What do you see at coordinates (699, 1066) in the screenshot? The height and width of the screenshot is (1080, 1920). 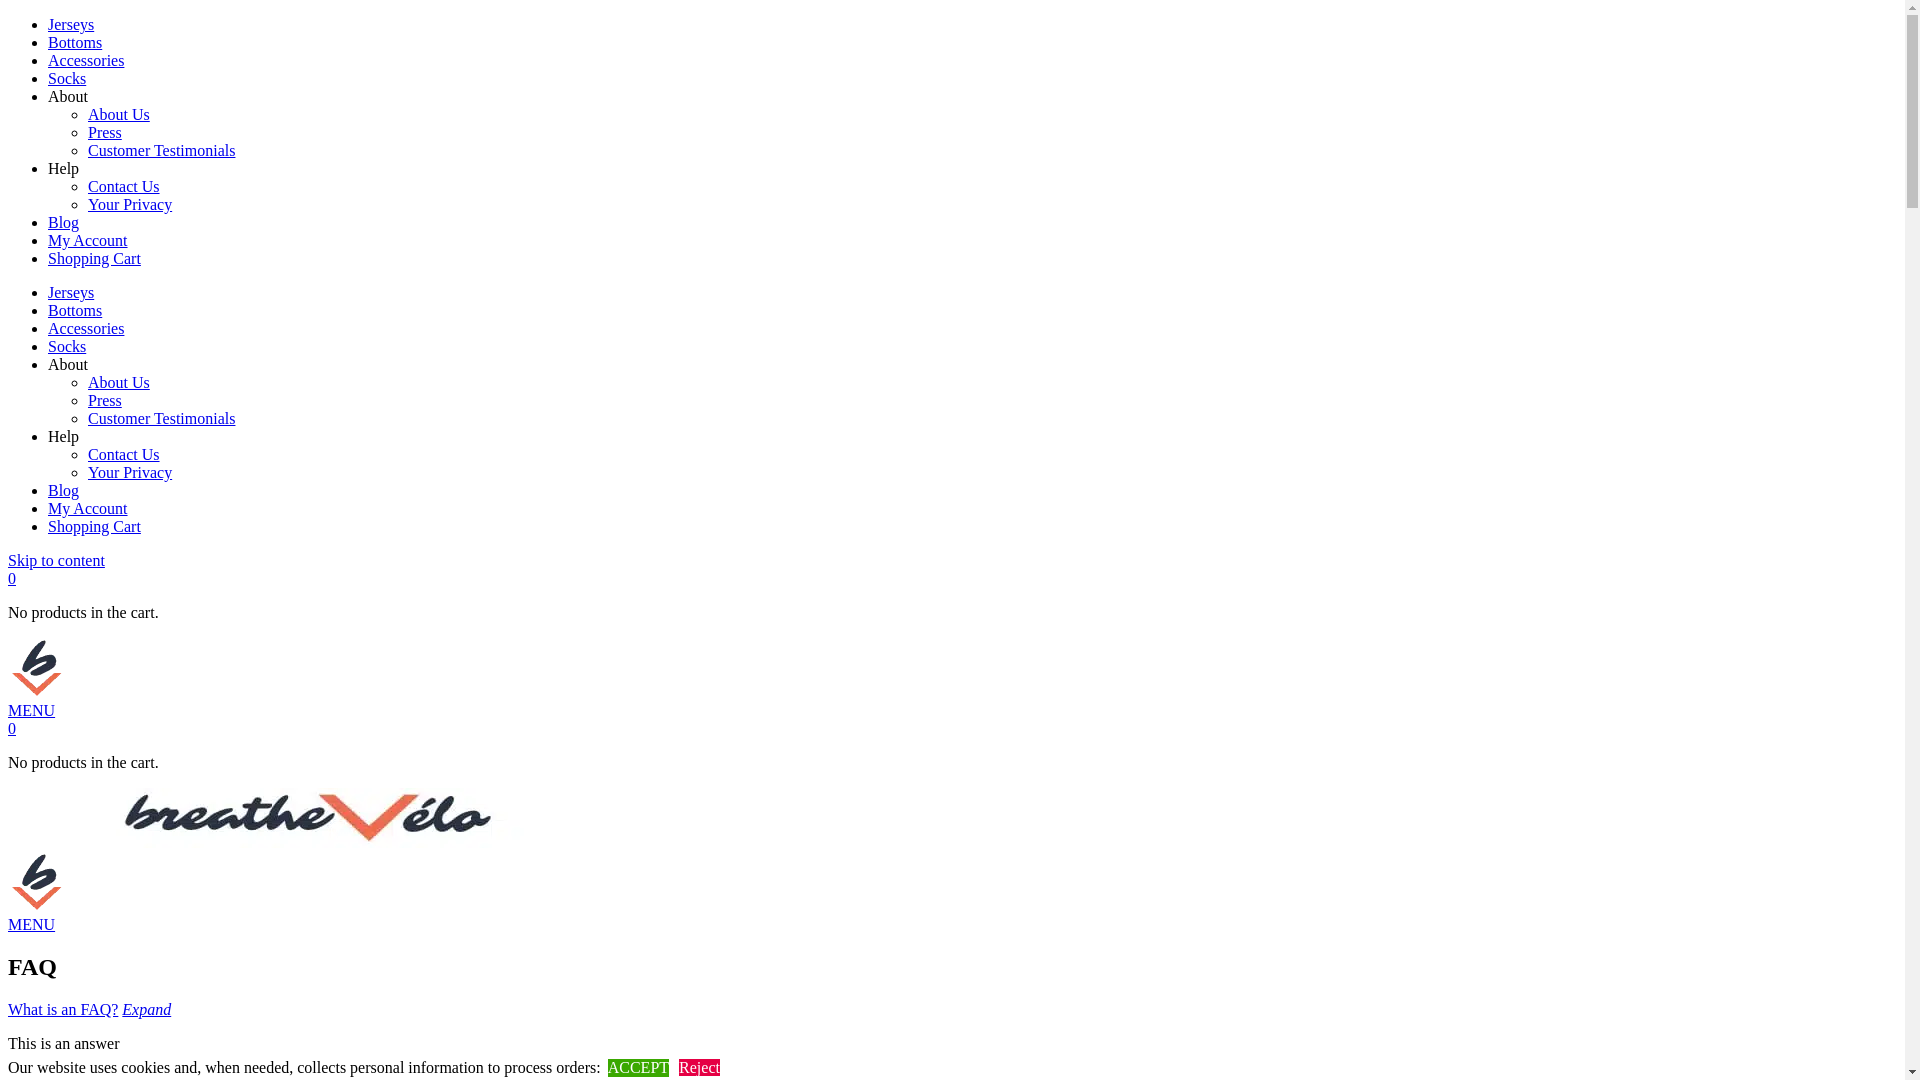 I see `'Reject'` at bounding box center [699, 1066].